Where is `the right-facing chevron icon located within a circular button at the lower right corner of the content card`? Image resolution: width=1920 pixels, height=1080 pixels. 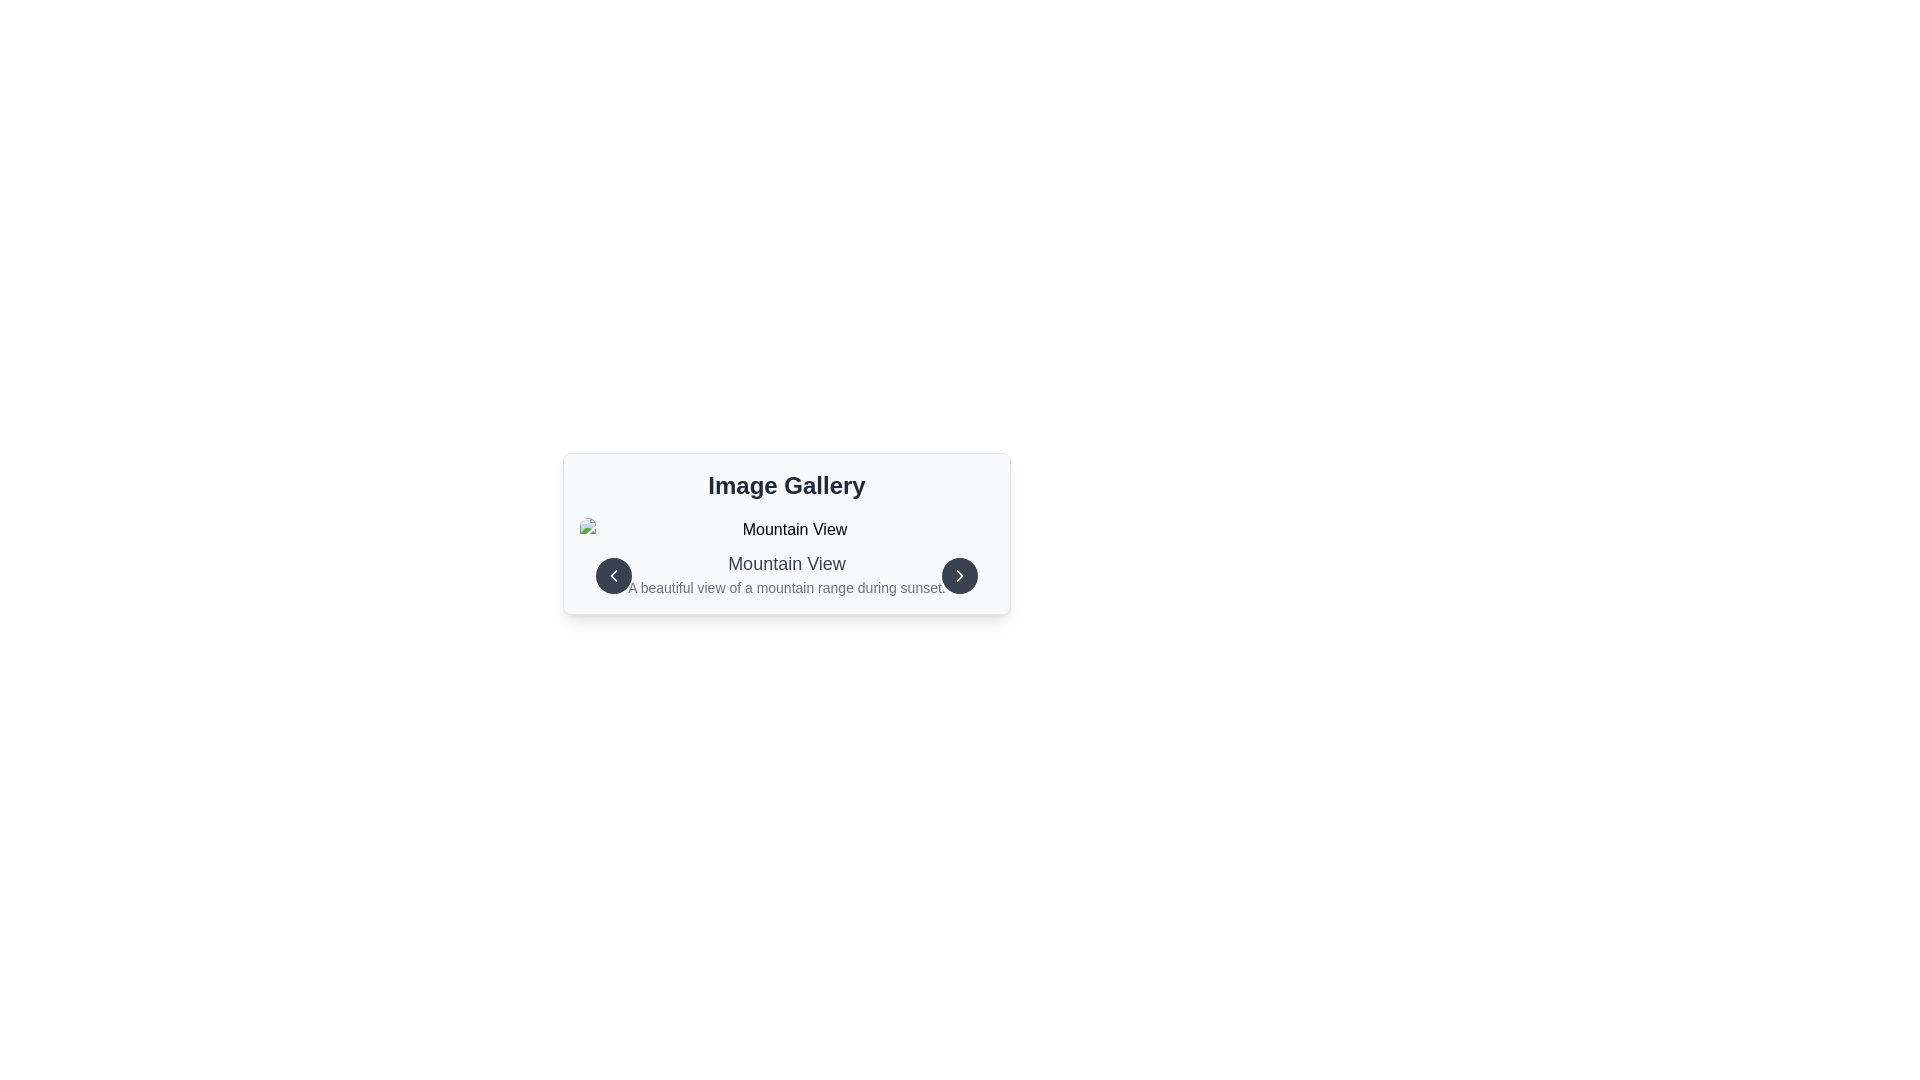
the right-facing chevron icon located within a circular button at the lower right corner of the content card is located at coordinates (960, 575).